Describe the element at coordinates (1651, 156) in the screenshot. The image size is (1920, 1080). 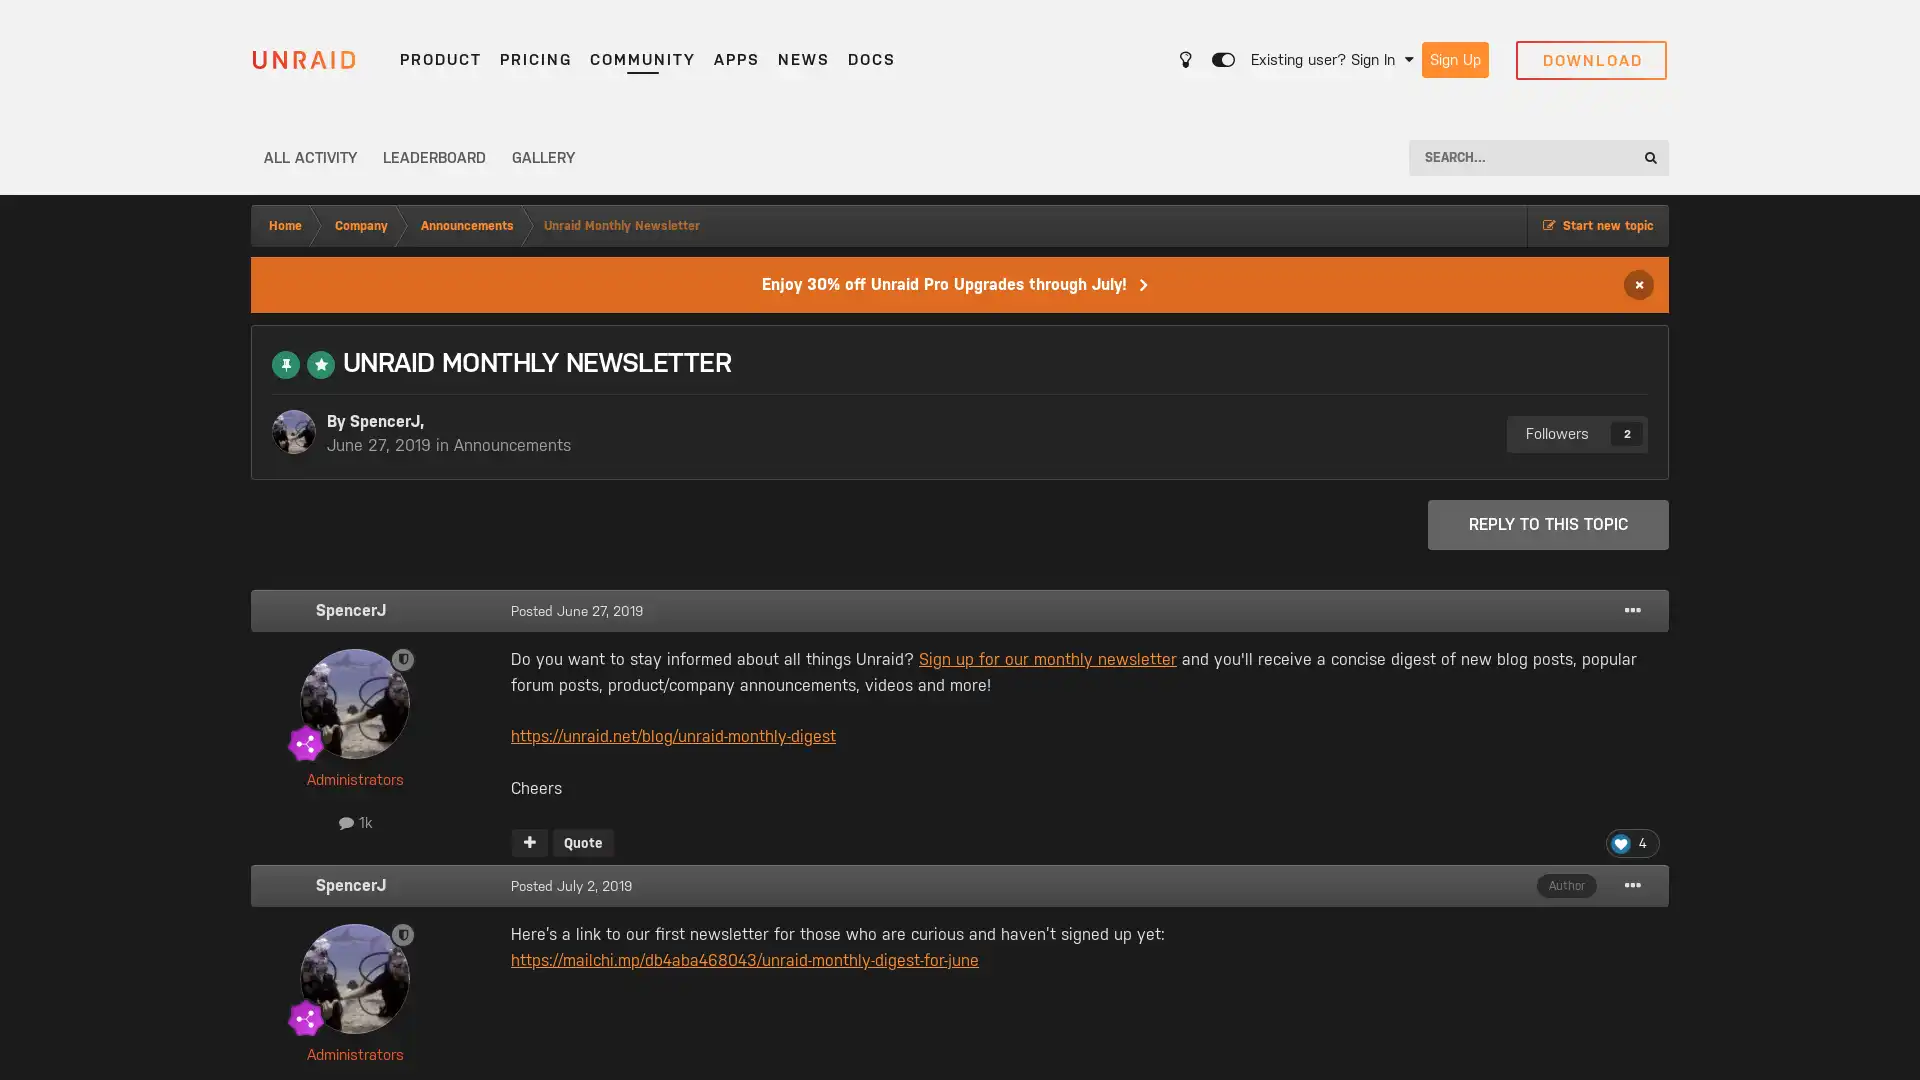
I see `Search` at that location.